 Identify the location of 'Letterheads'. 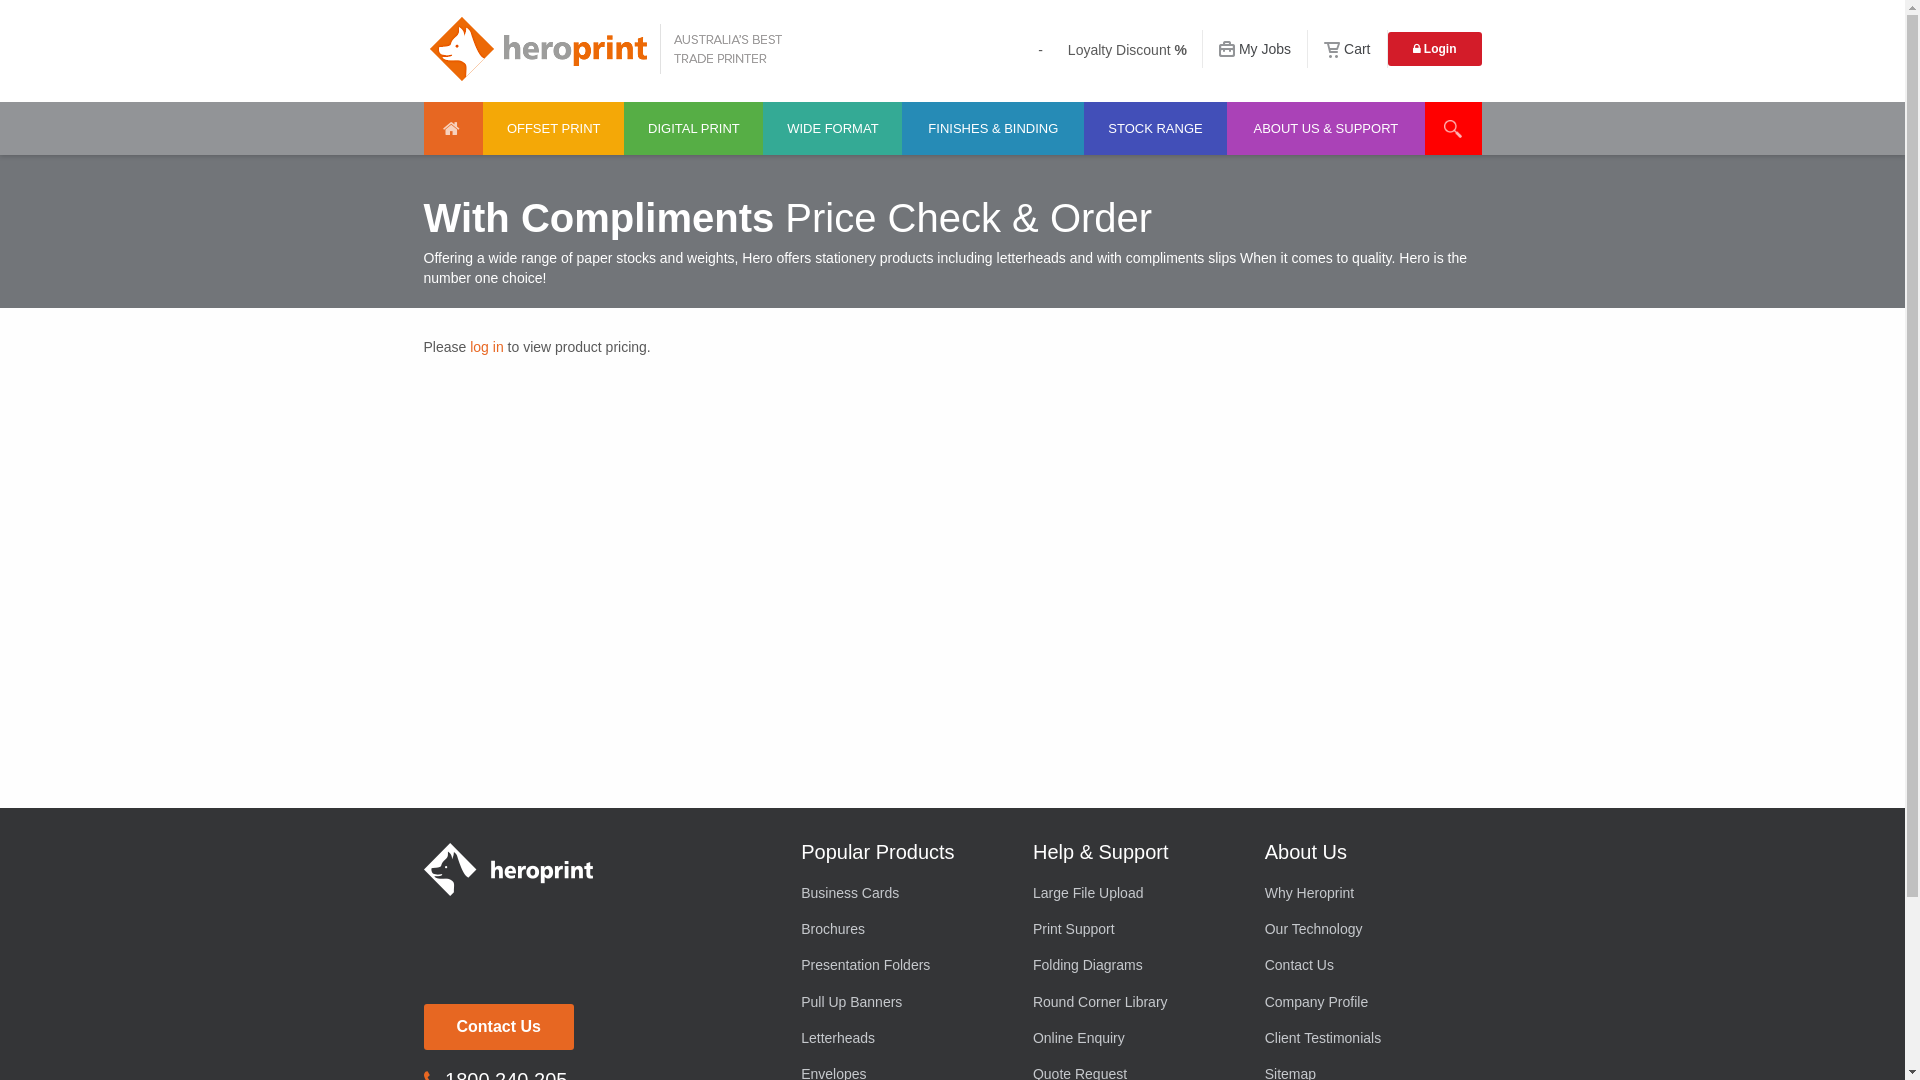
(801, 1036).